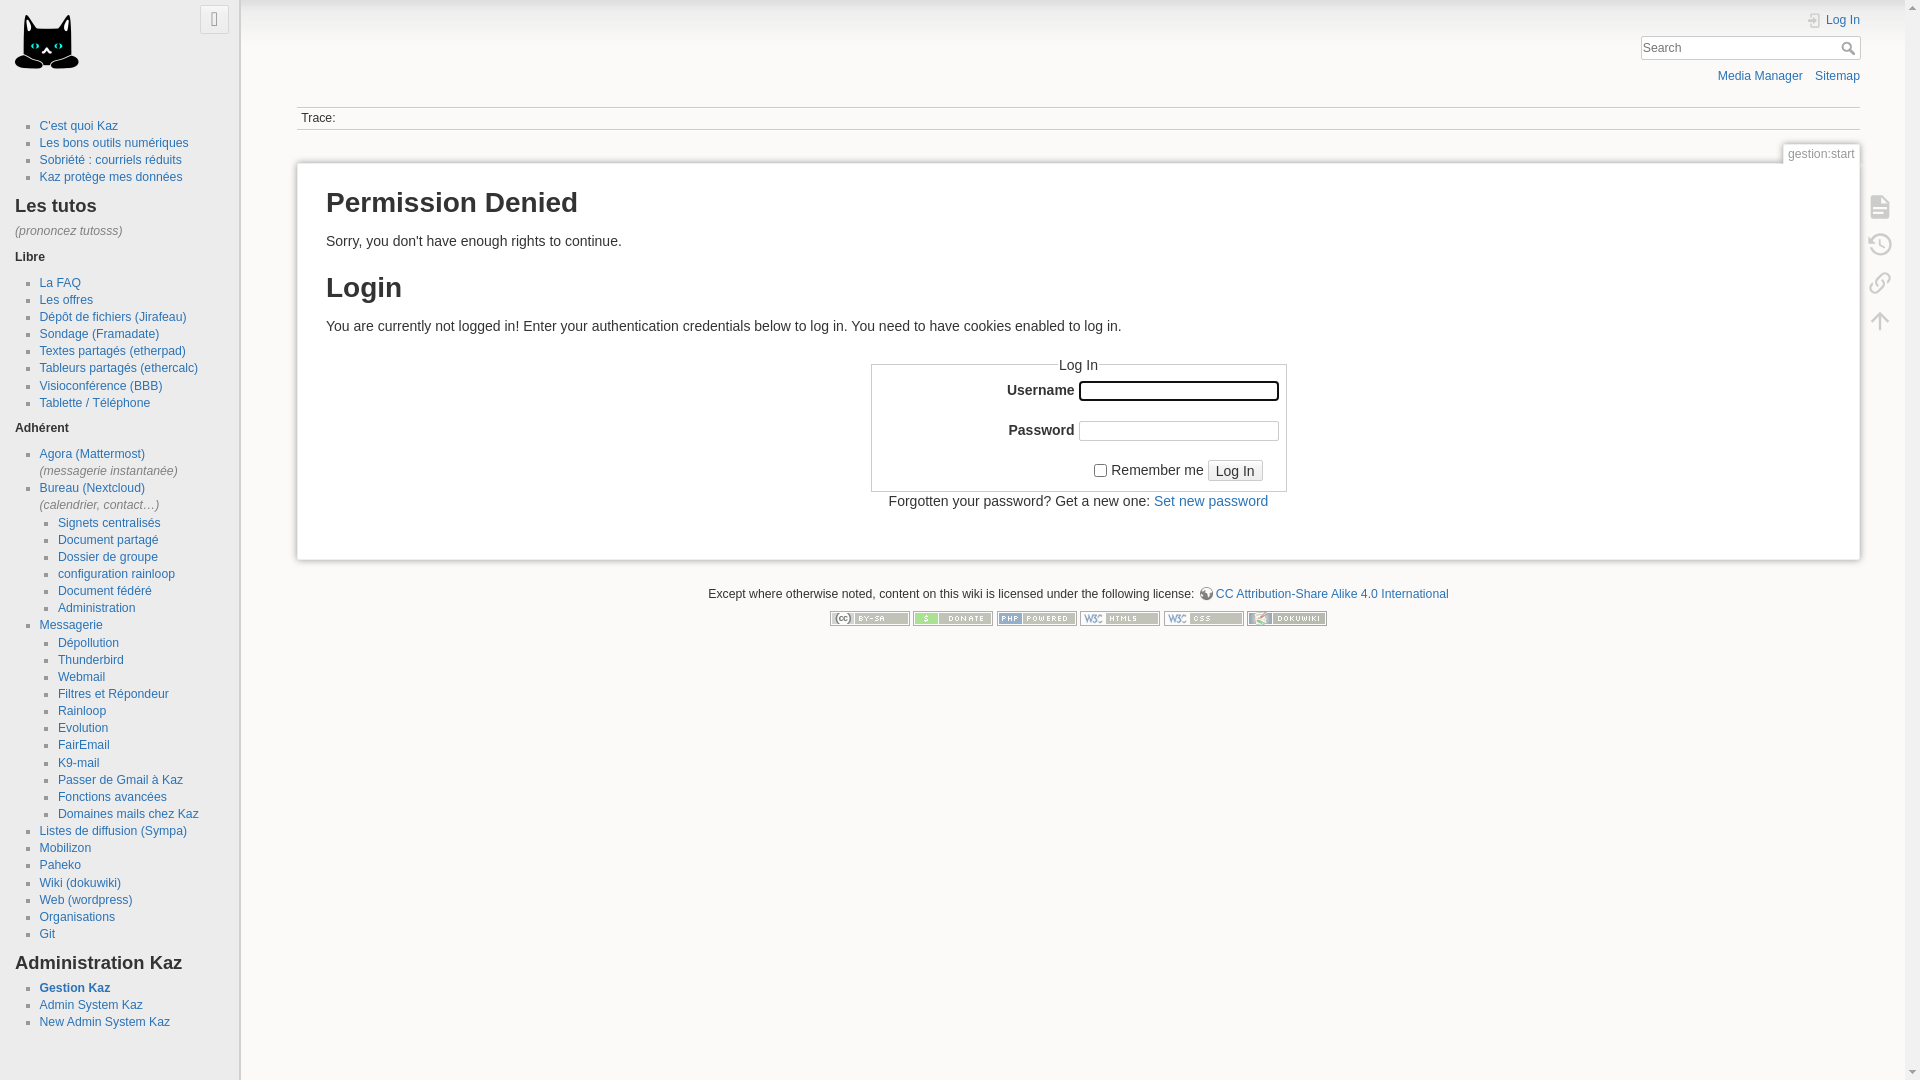 This screenshot has height=1080, width=1920. What do you see at coordinates (1234, 470) in the screenshot?
I see `'Log In'` at bounding box center [1234, 470].